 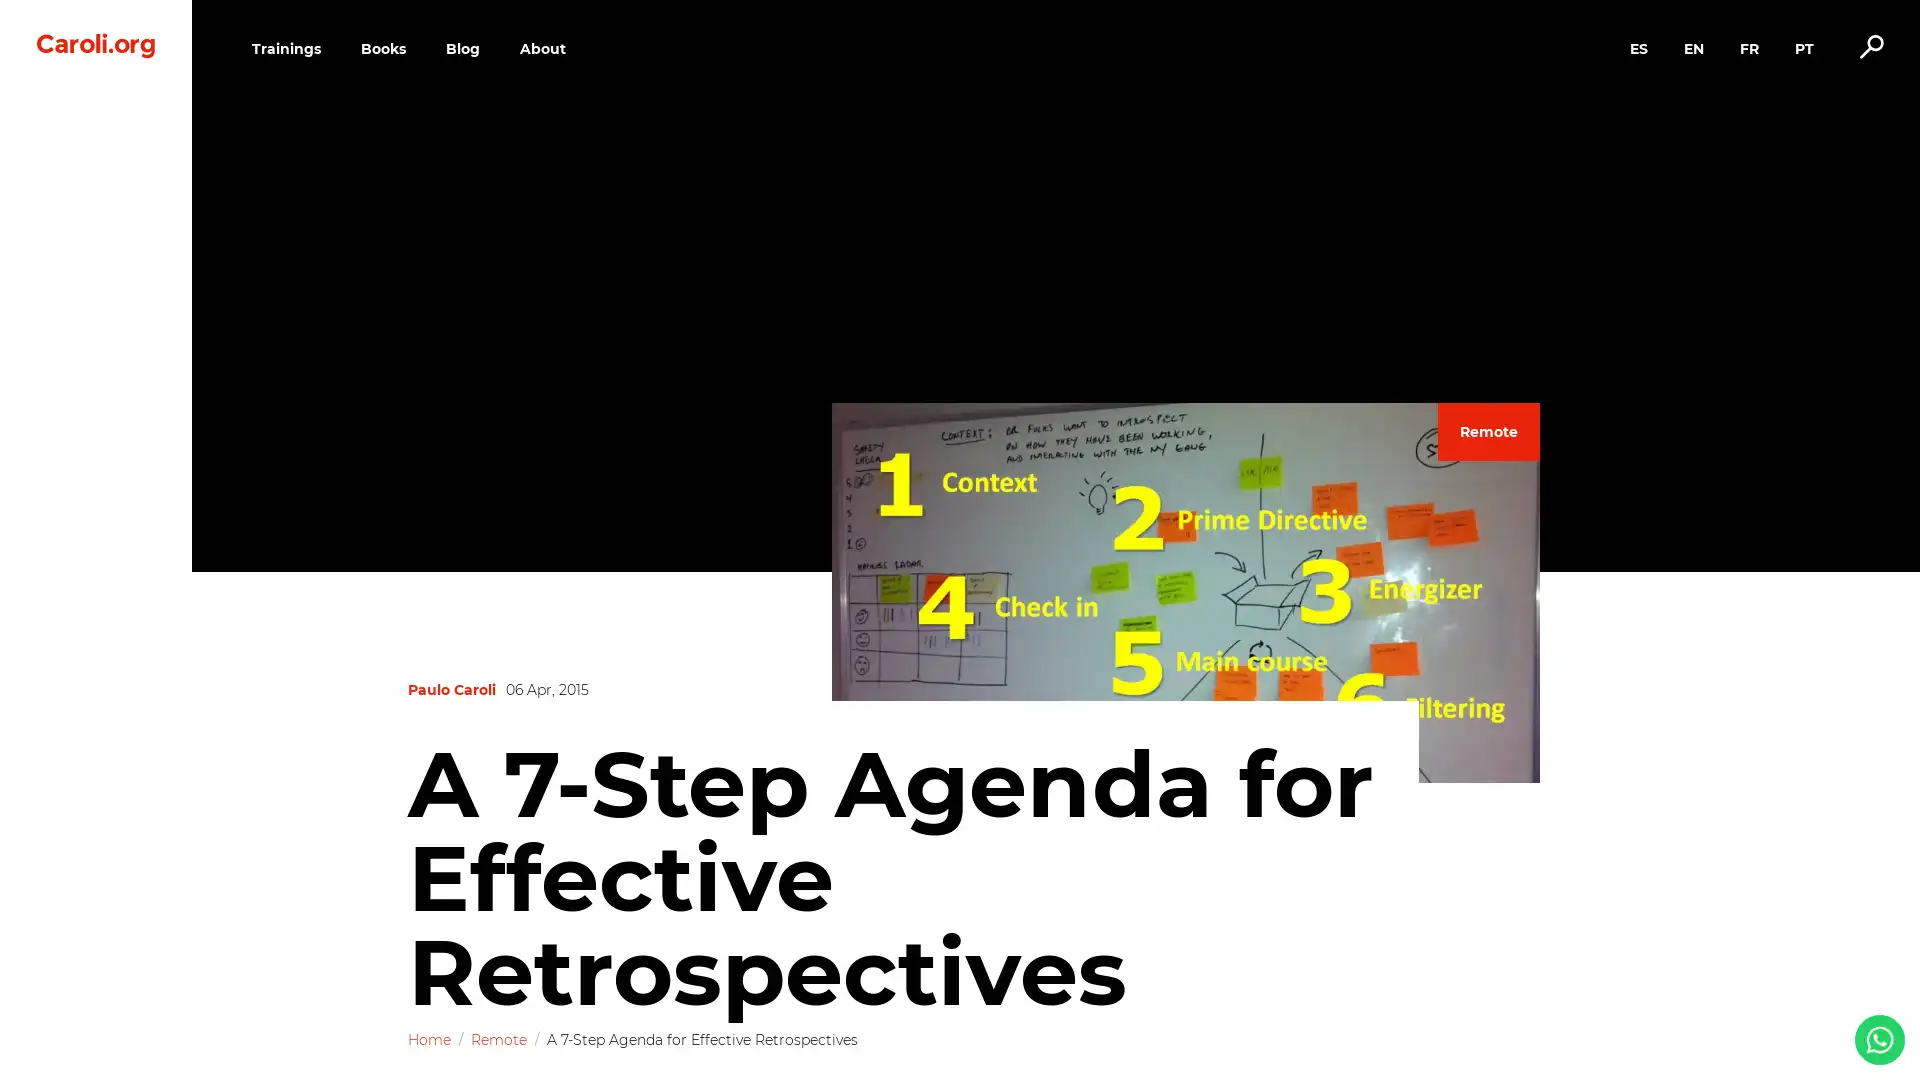 What do you see at coordinates (1867, 45) in the screenshot?
I see `Alternar busca` at bounding box center [1867, 45].